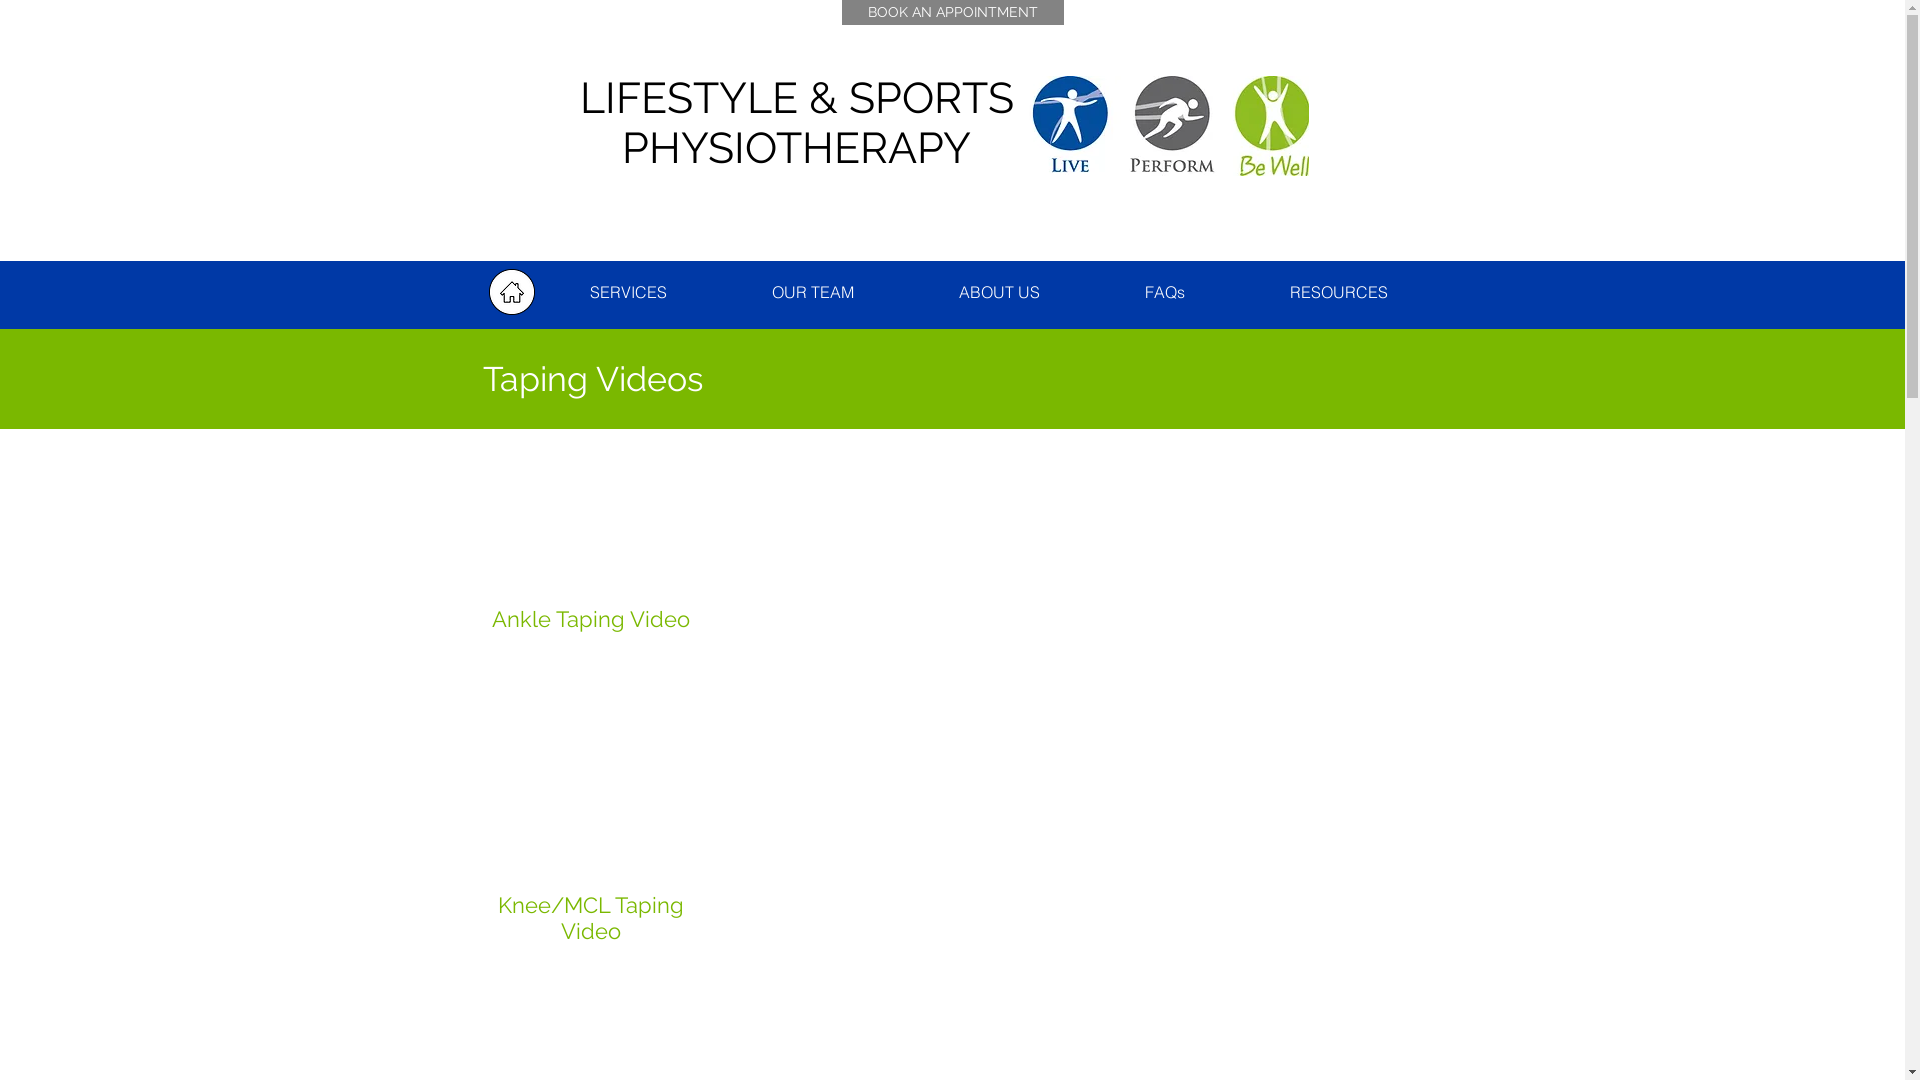 This screenshot has height=1080, width=1920. I want to click on 'OUR TEAM', so click(813, 292).